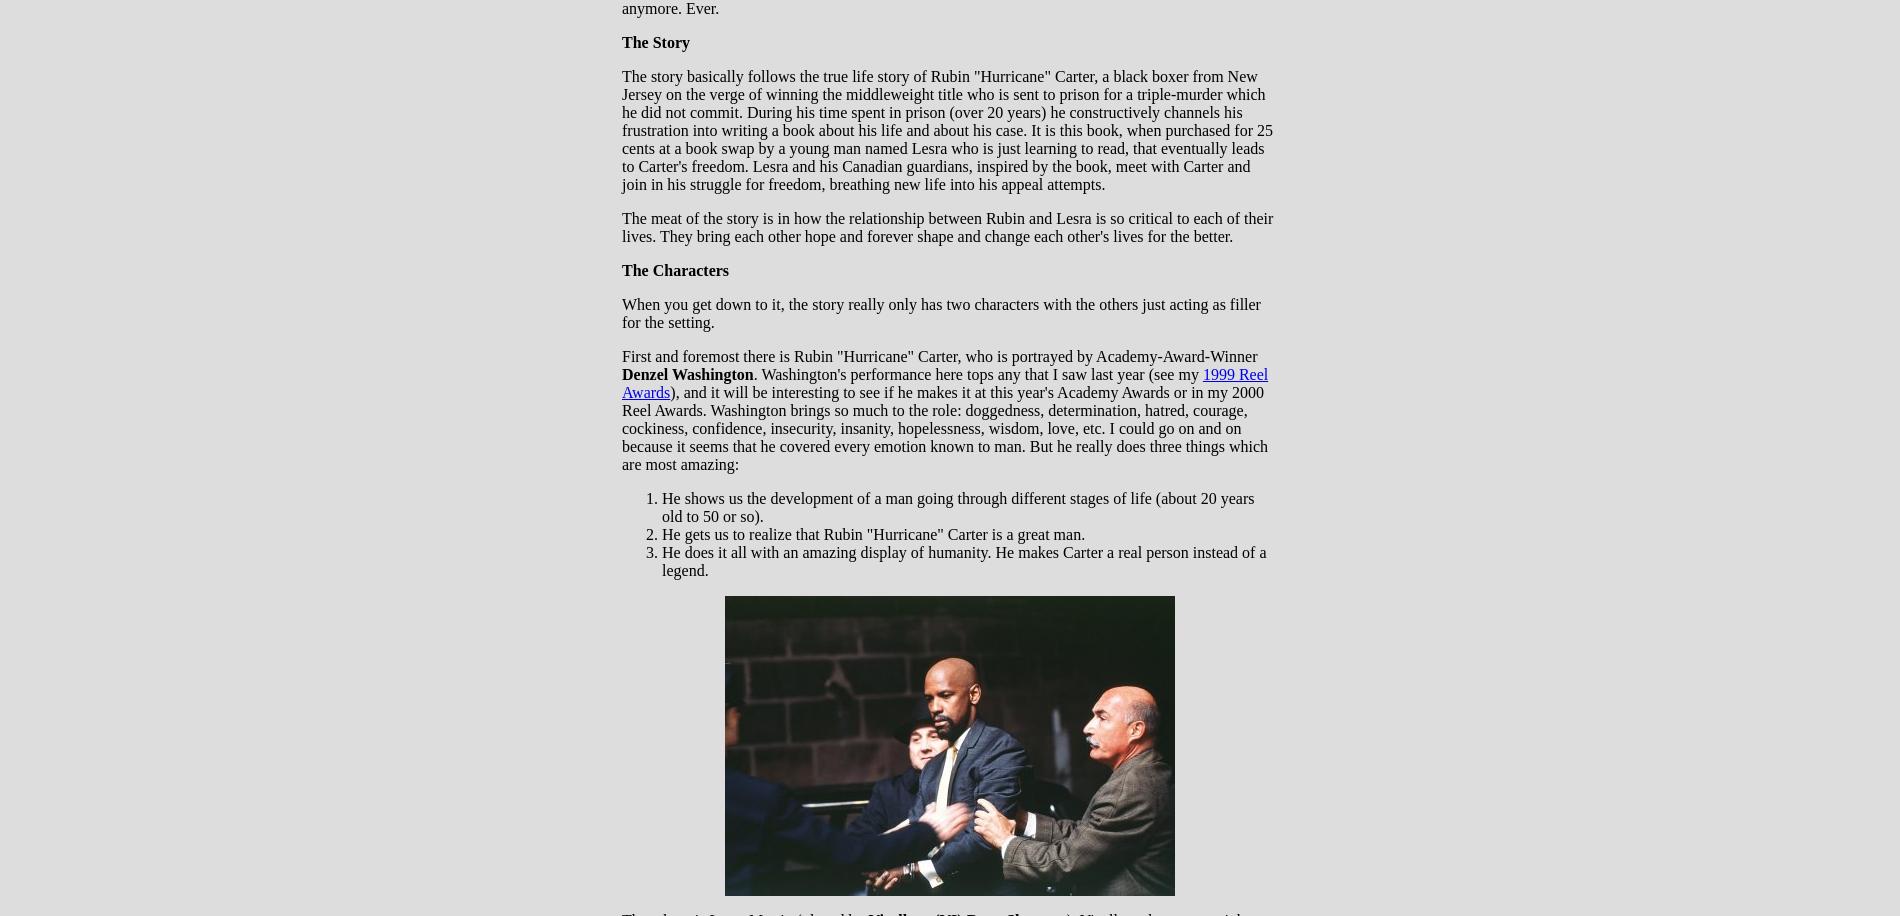 The height and width of the screenshot is (916, 1900). I want to click on 'The Characters', so click(675, 270).